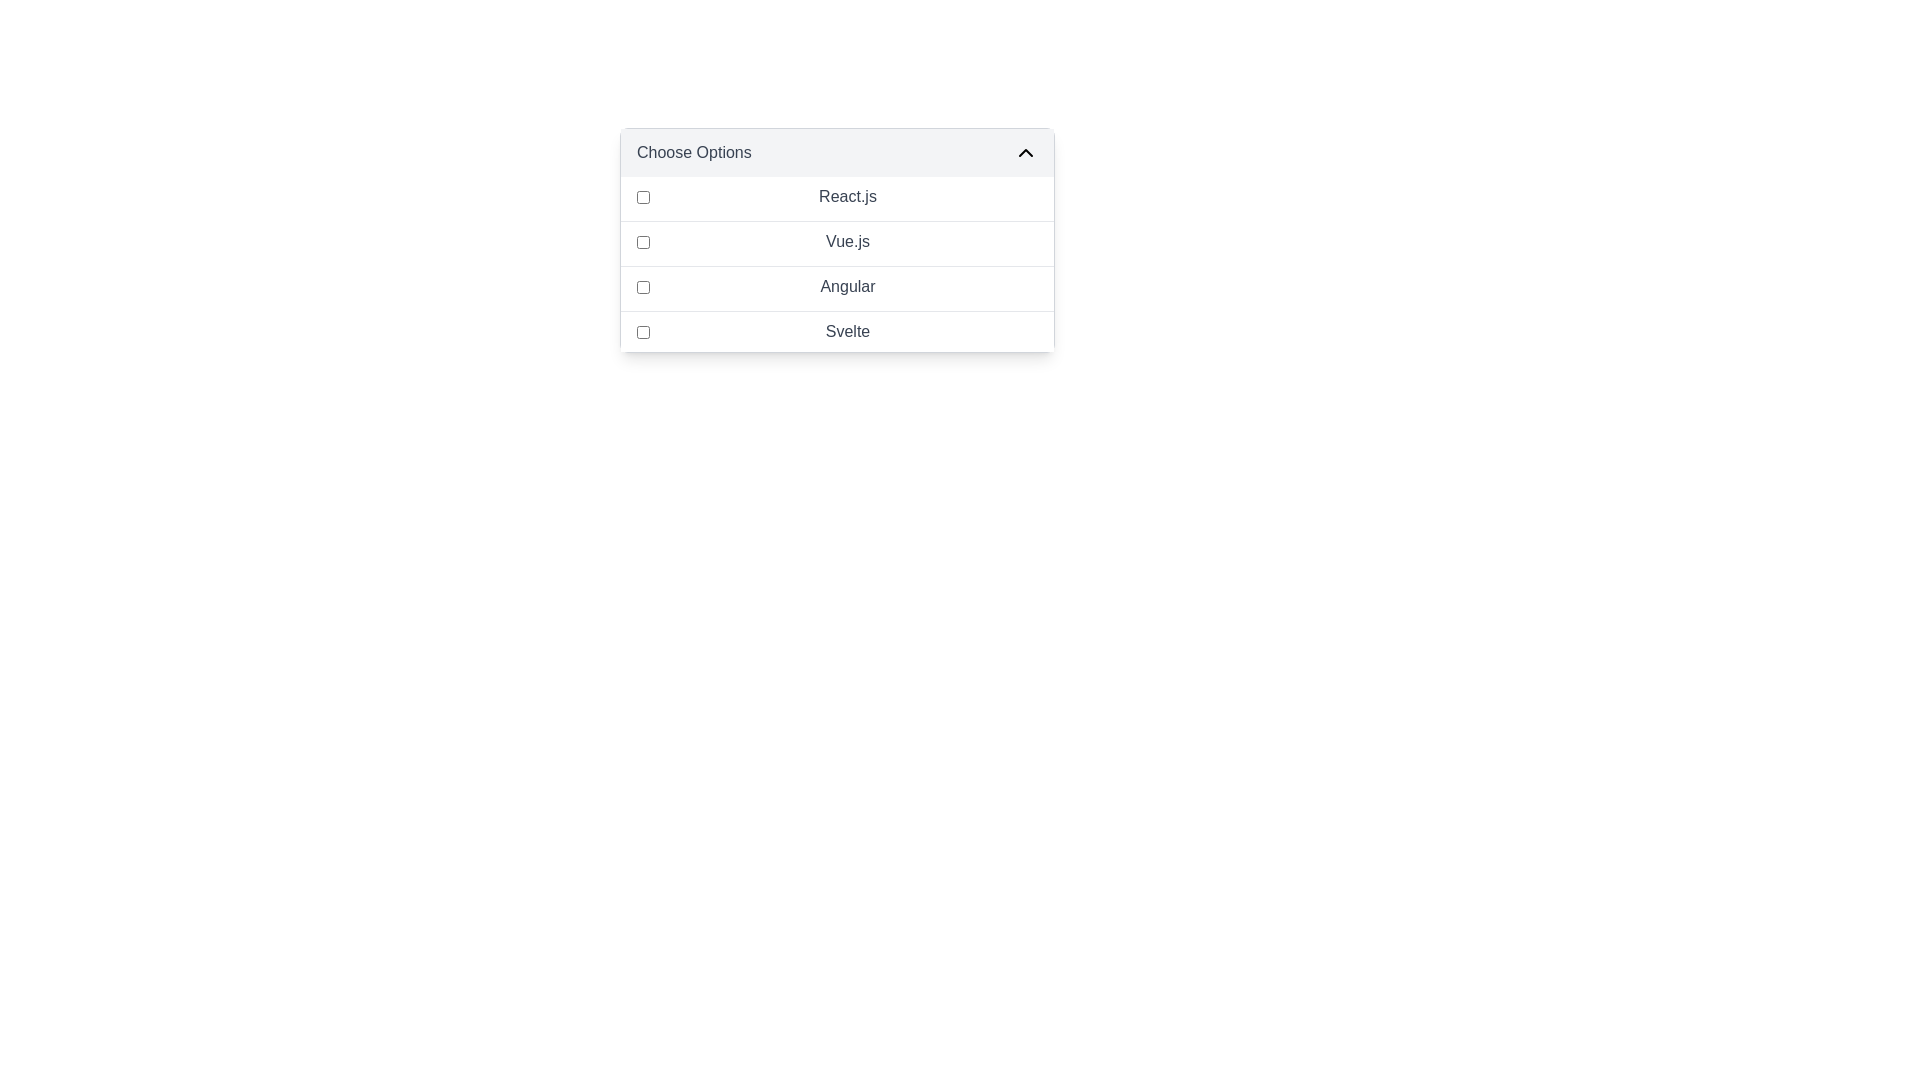 The width and height of the screenshot is (1920, 1080). What do you see at coordinates (837, 330) in the screenshot?
I see `the checkbox labeled 'Svelte'` at bounding box center [837, 330].